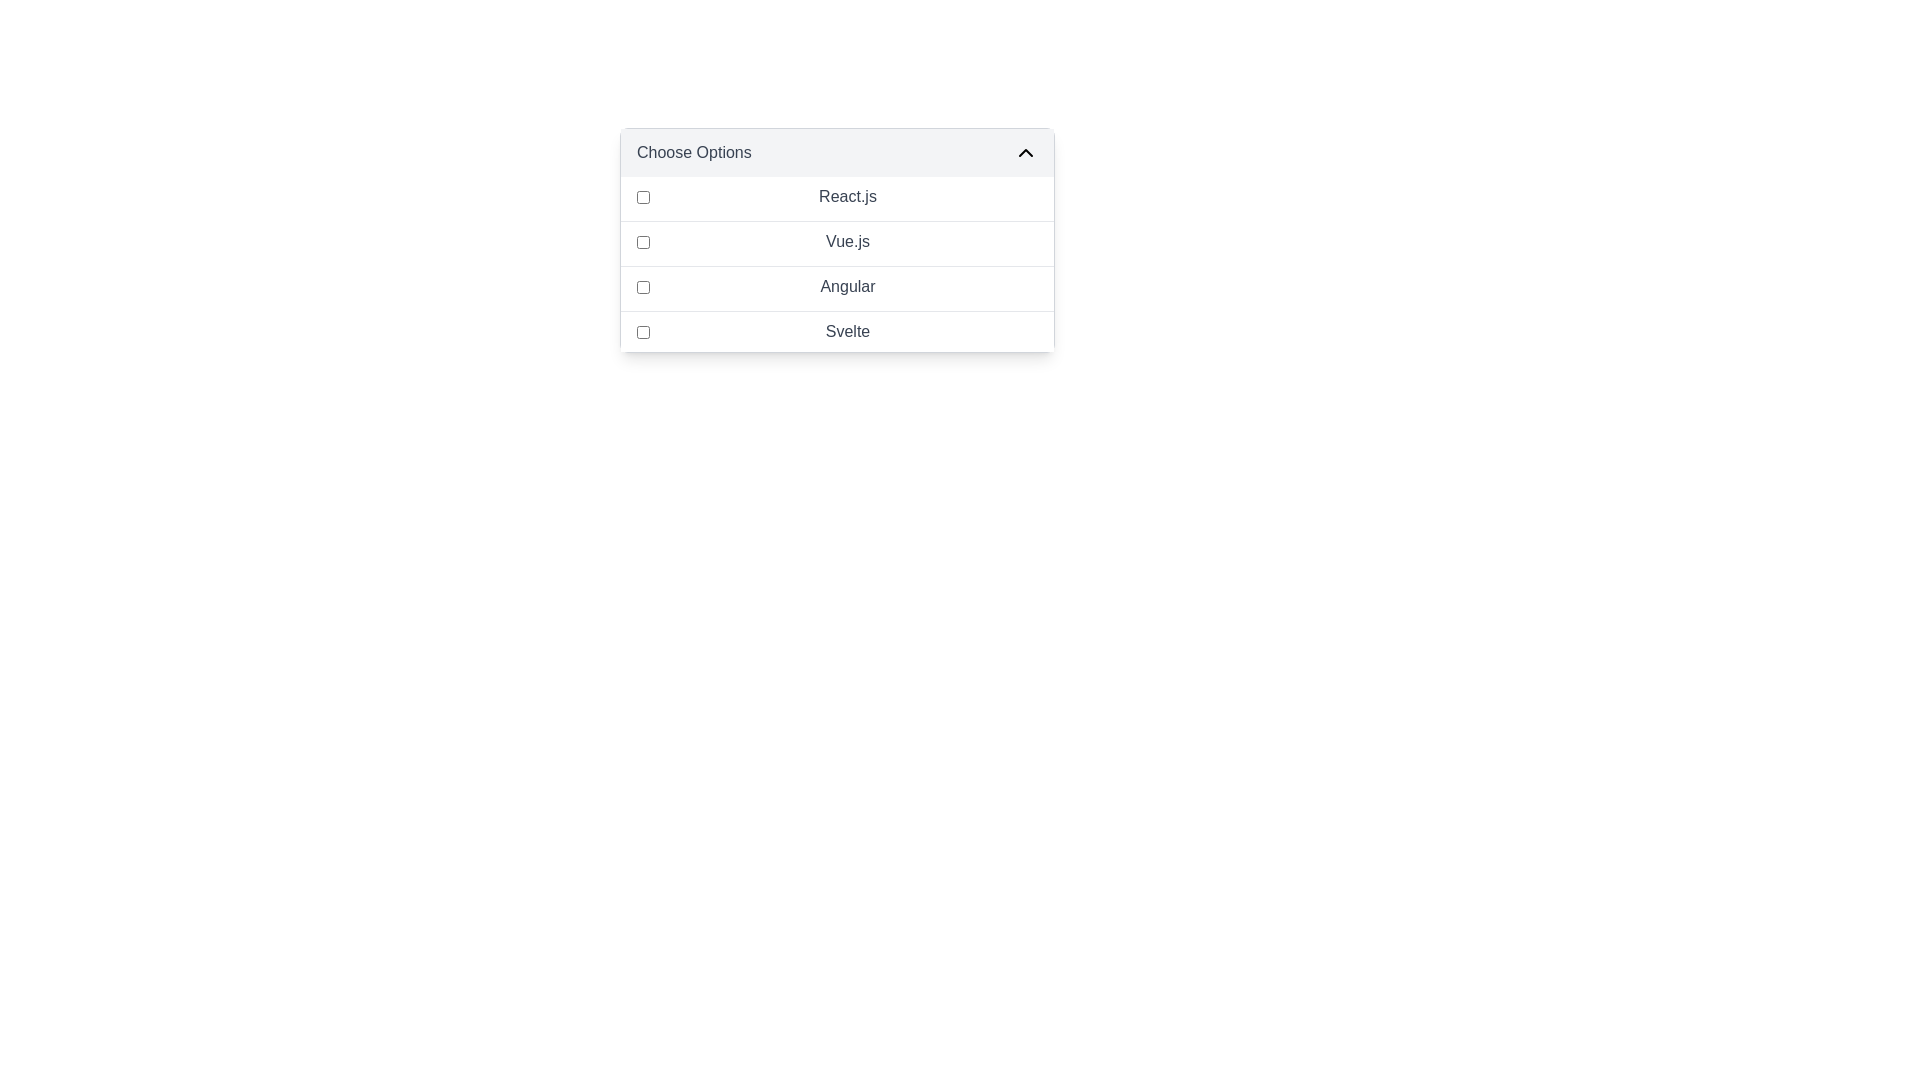 The width and height of the screenshot is (1920, 1080). What do you see at coordinates (837, 330) in the screenshot?
I see `the checkbox labeled 'Svelte'` at bounding box center [837, 330].